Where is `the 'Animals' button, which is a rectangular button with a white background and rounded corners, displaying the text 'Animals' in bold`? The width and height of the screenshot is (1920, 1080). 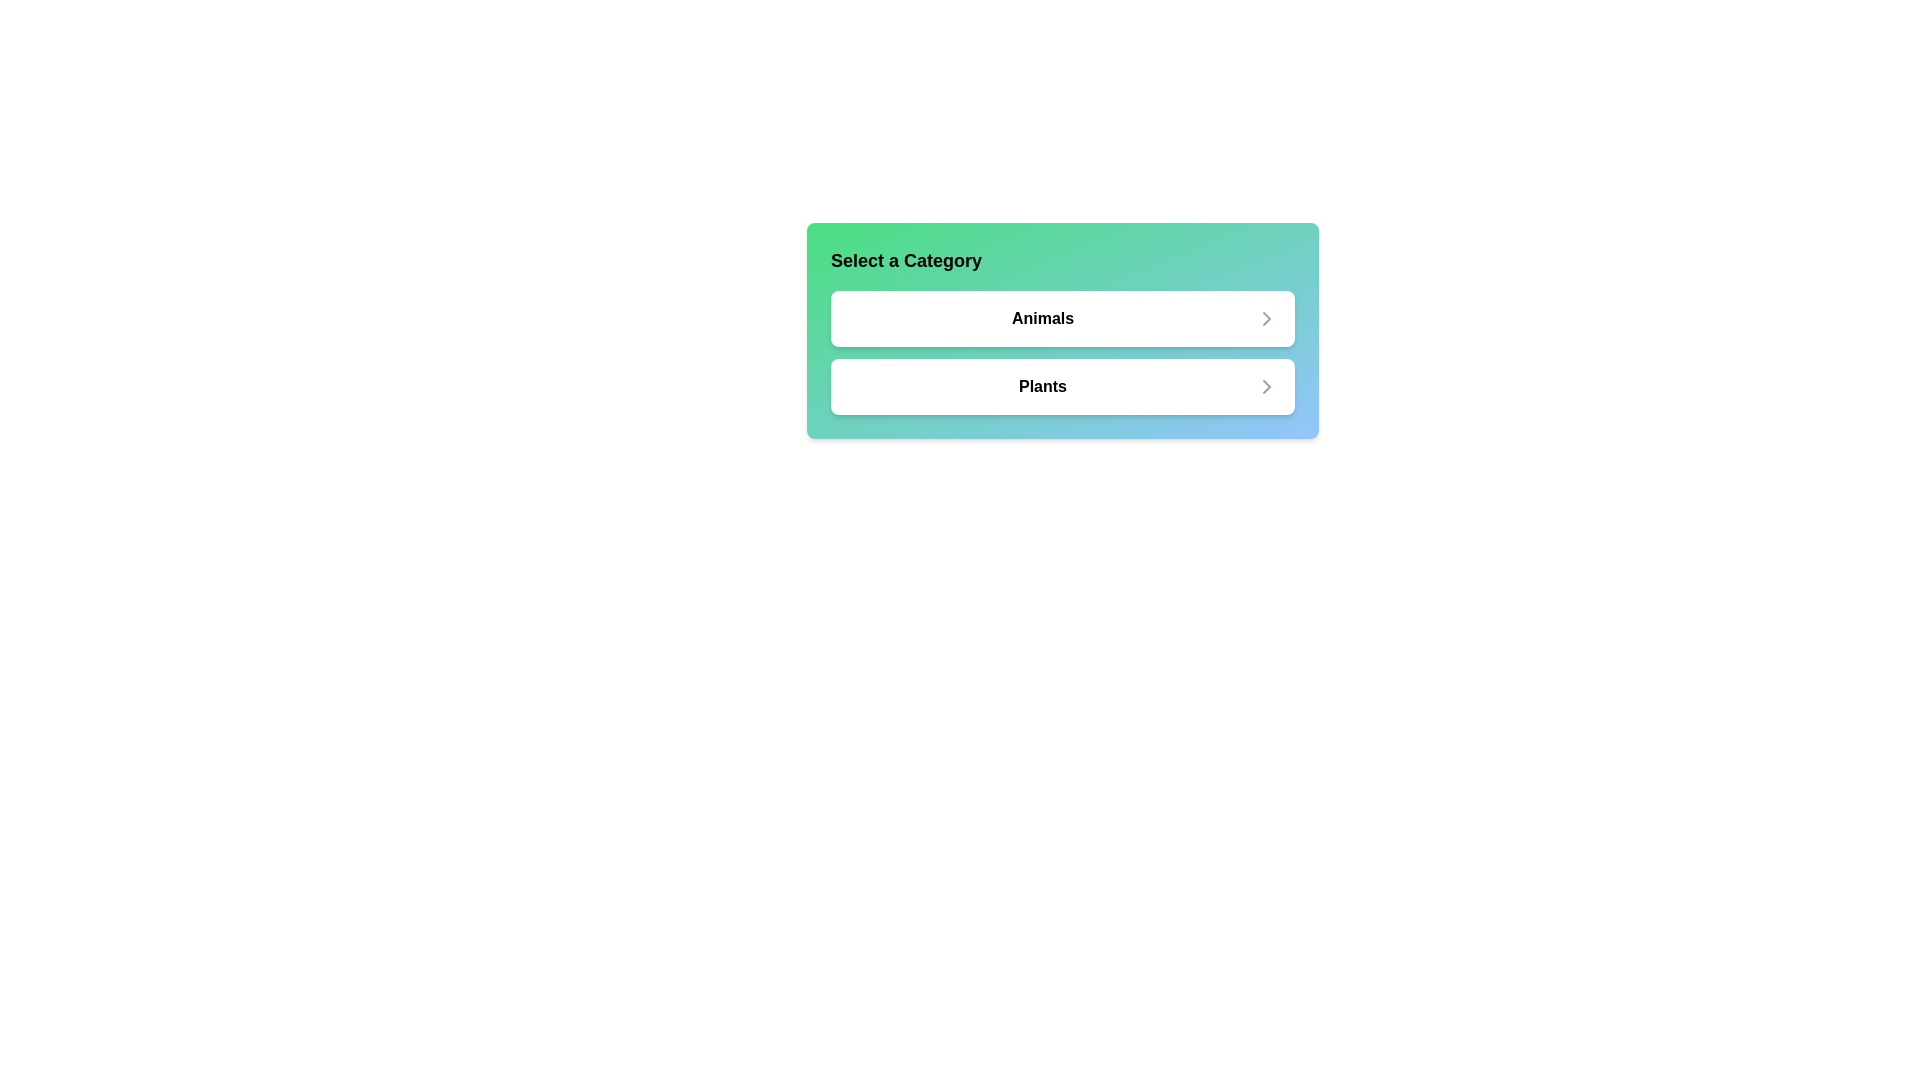
the 'Animals' button, which is a rectangular button with a white background and rounded corners, displaying the text 'Animals' in bold is located at coordinates (1061, 330).